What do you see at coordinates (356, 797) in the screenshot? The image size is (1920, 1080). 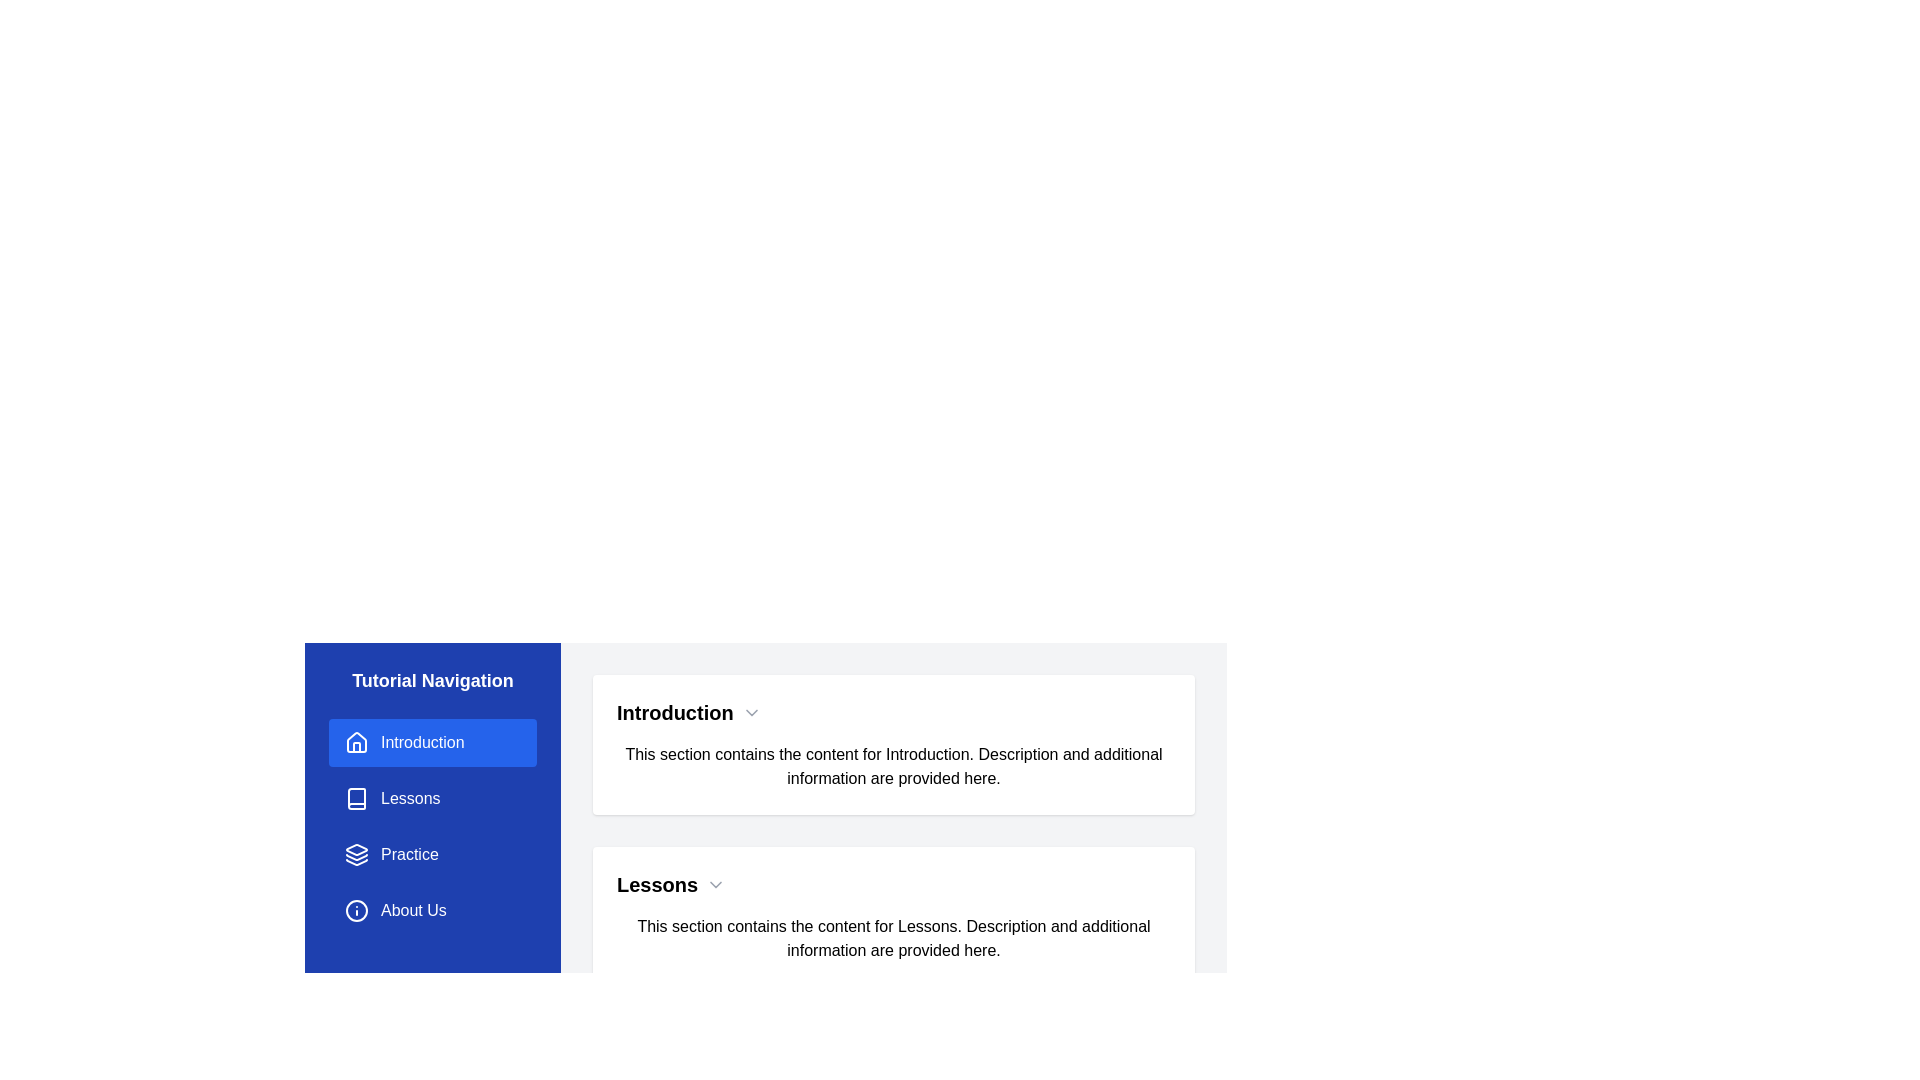 I see `the closed book icon in the vertical navigation menu on the left side of the page` at bounding box center [356, 797].